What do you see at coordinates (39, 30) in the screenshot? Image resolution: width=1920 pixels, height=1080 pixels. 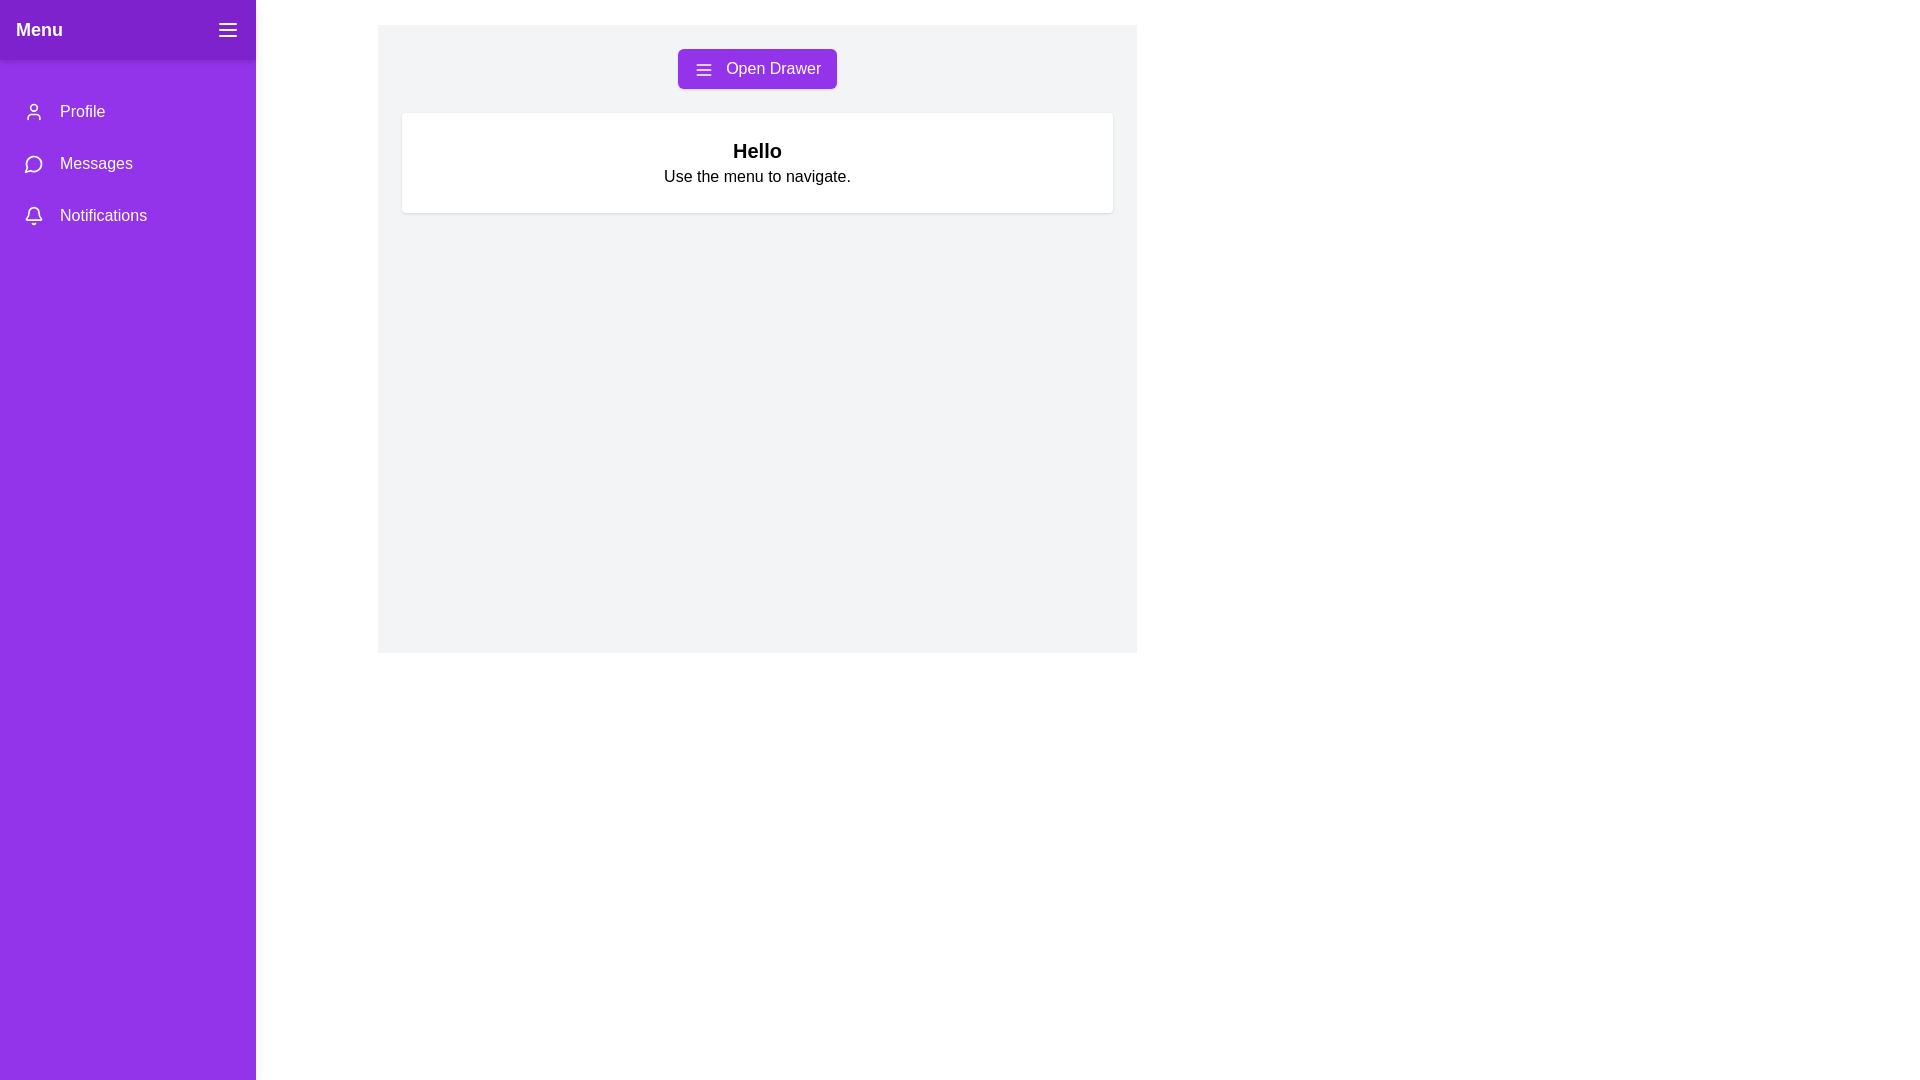 I see `the 'Menu' text, which is displayed in a bold white font on the top-left corner of a horizontal purple menu bar` at bounding box center [39, 30].